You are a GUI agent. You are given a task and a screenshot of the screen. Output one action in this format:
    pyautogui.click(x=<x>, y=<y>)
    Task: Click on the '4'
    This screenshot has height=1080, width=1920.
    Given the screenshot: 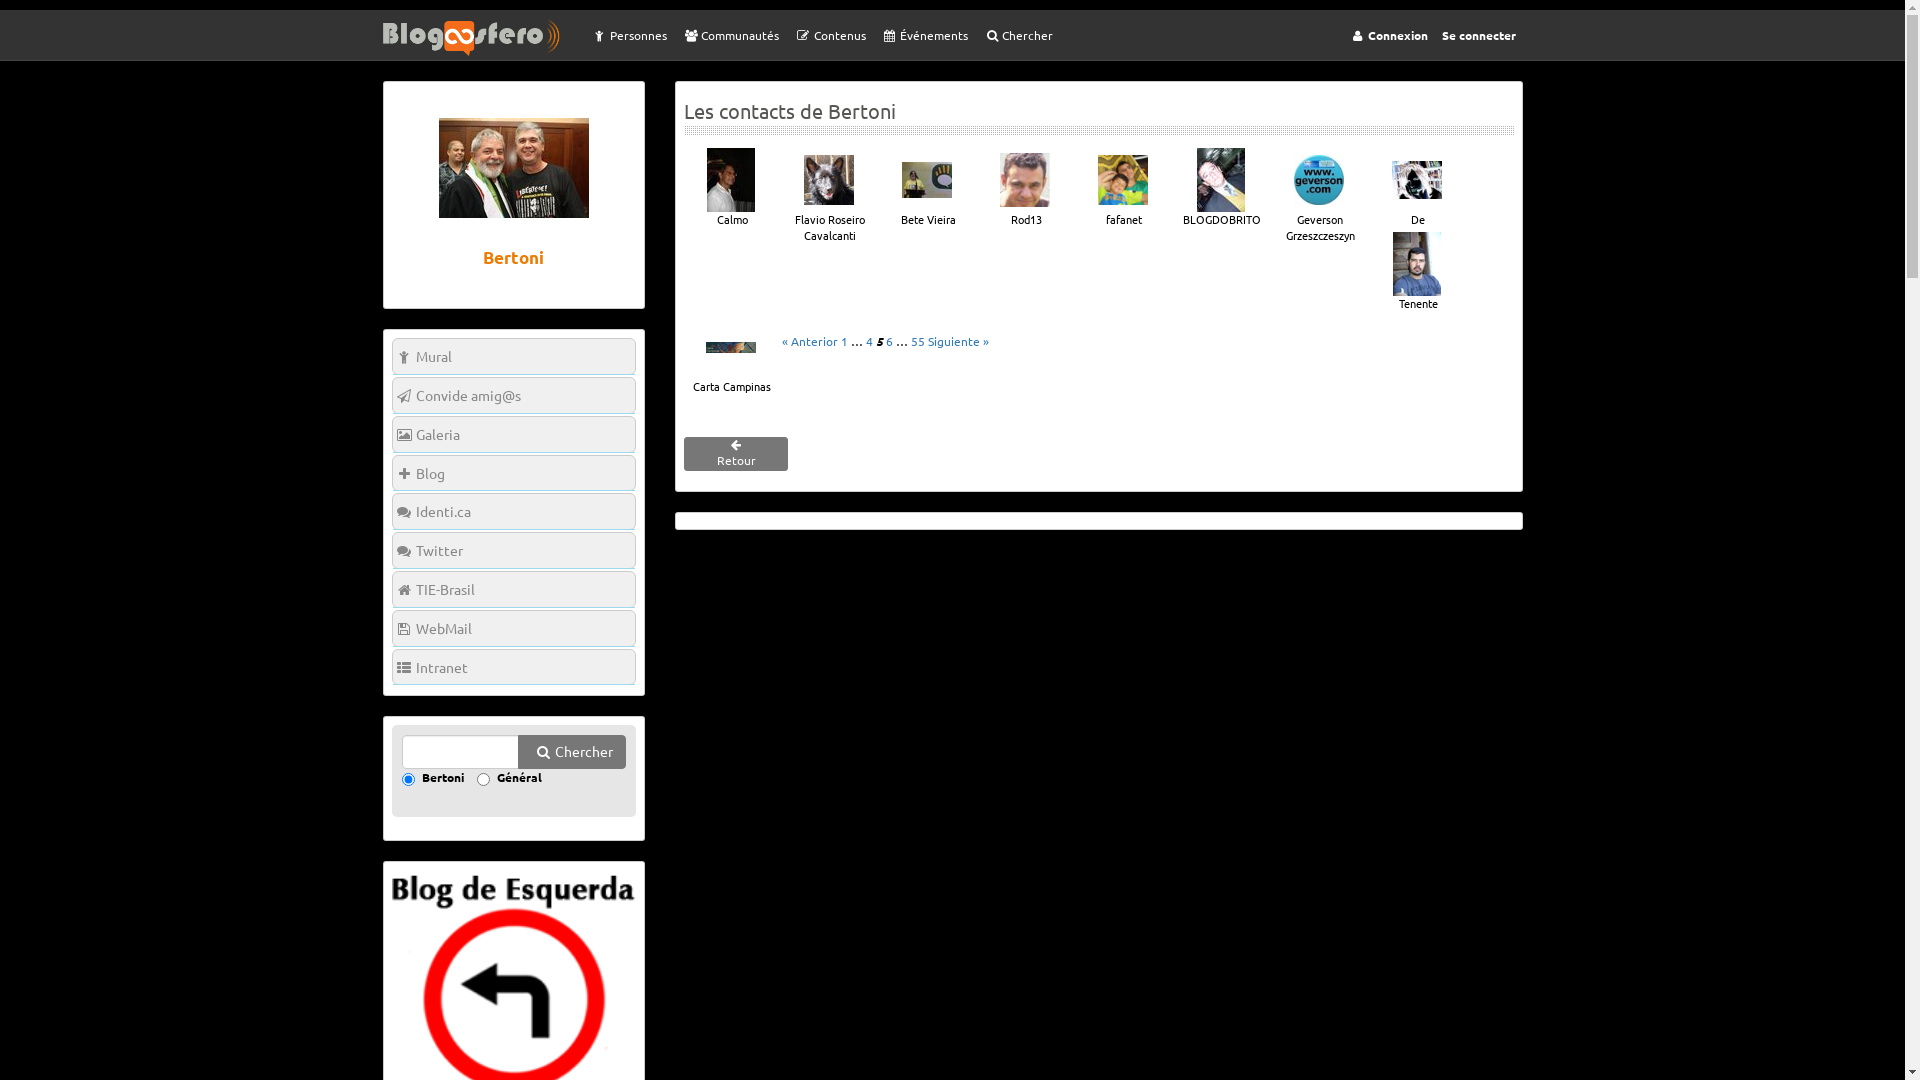 What is the action you would take?
    pyautogui.click(x=869, y=339)
    